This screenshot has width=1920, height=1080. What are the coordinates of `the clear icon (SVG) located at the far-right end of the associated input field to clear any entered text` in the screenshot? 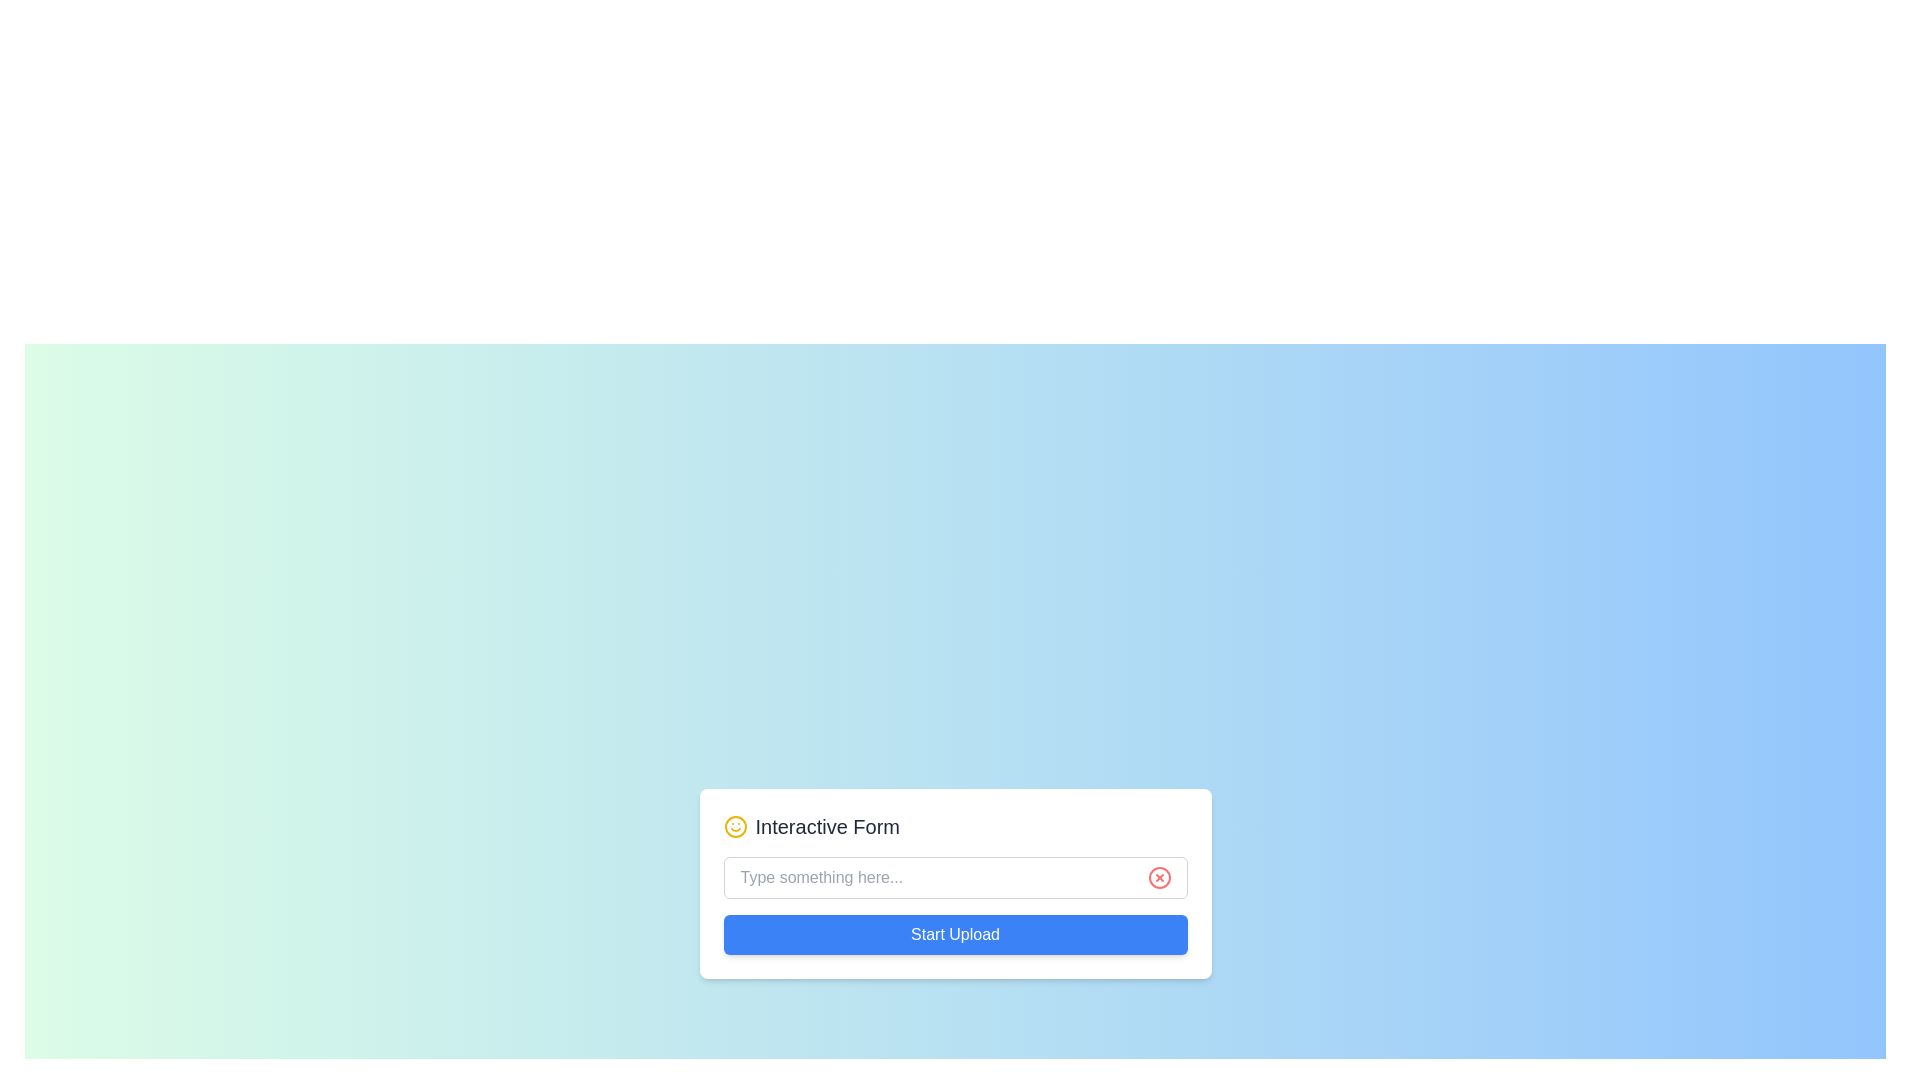 It's located at (1159, 877).